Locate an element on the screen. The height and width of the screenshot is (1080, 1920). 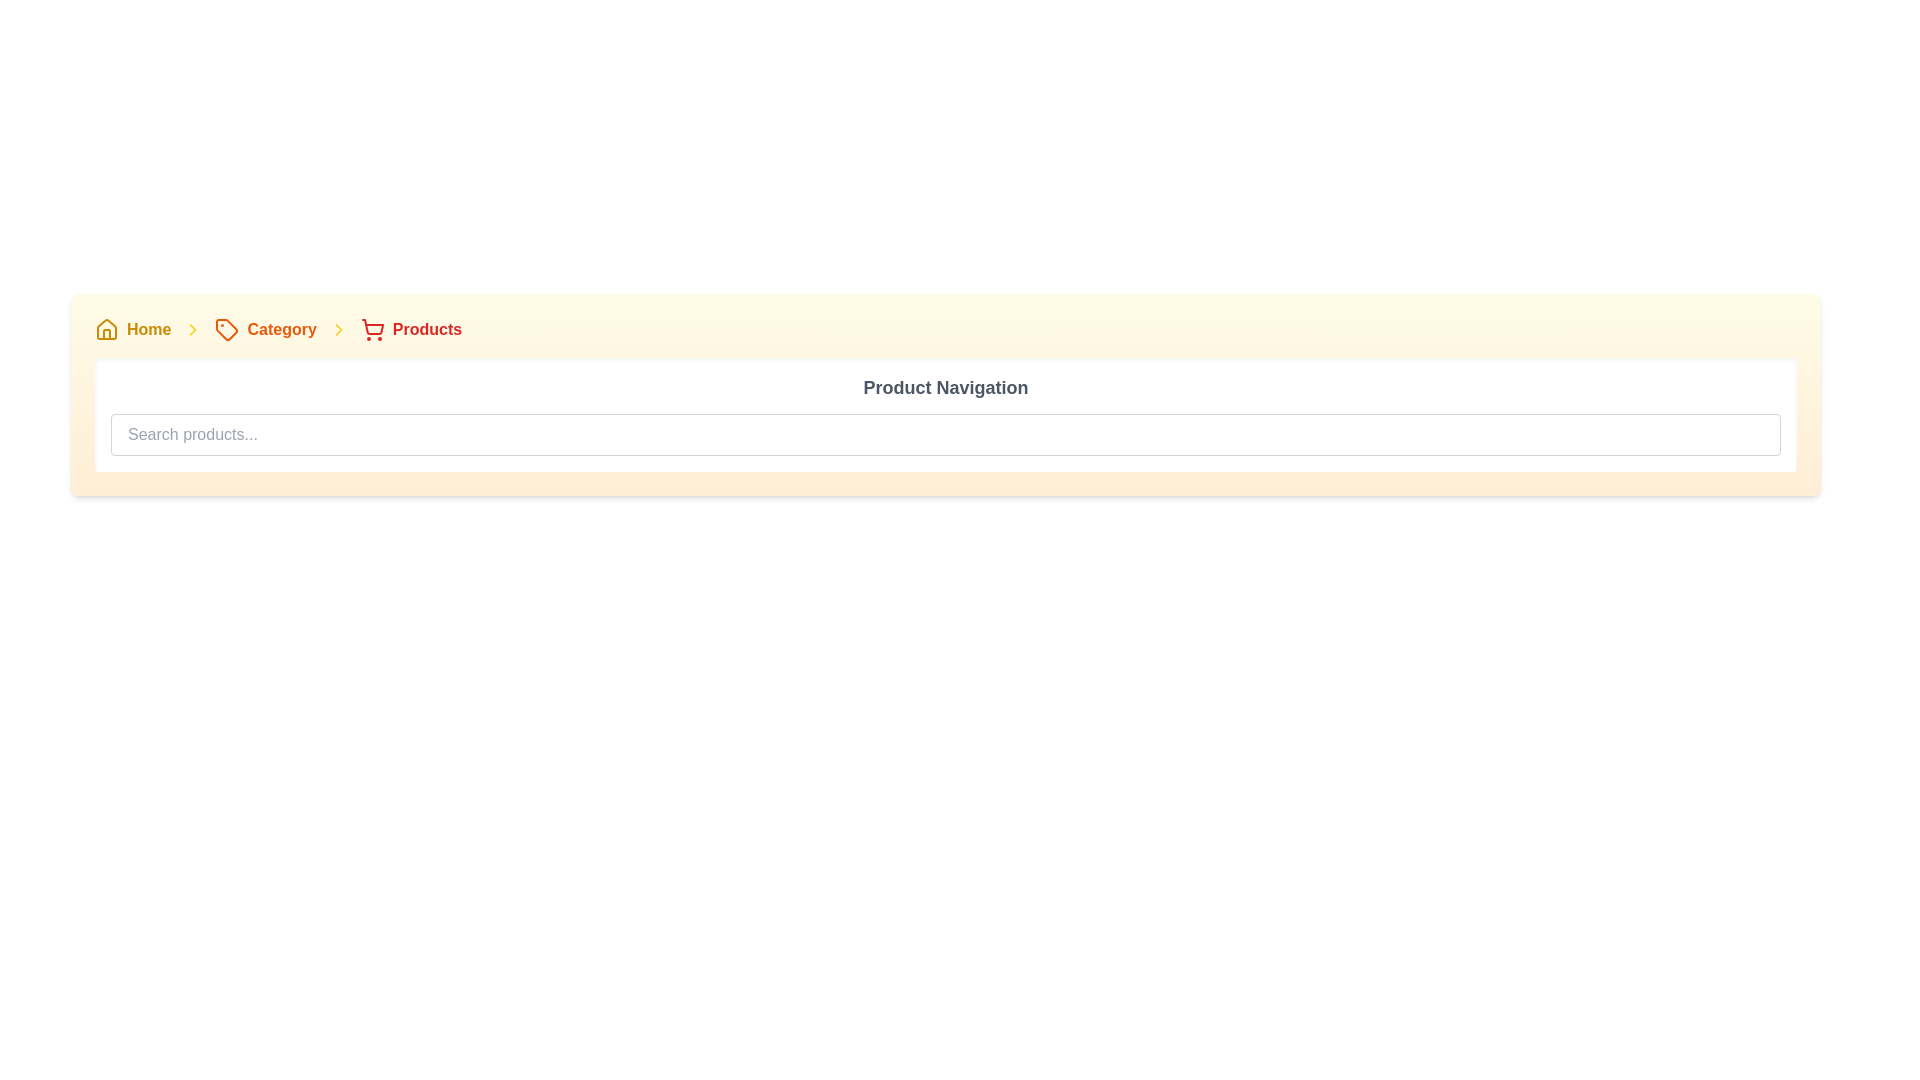
'Products' breadcrumb navigation item, which features a red bold label and a shopping cart icon, positioned as the third item in the breadcrumb trail is located at coordinates (410, 329).